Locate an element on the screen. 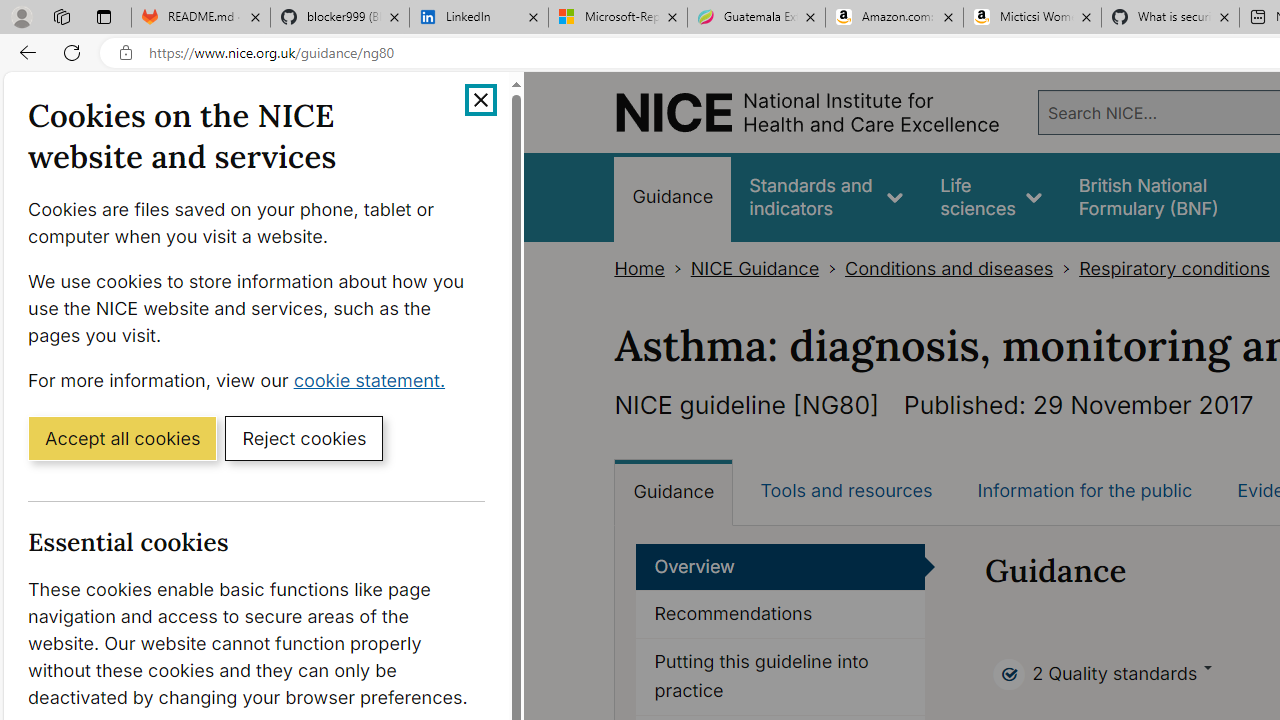 The image size is (1280, 720). 'Tools and resources' is located at coordinates (846, 491).